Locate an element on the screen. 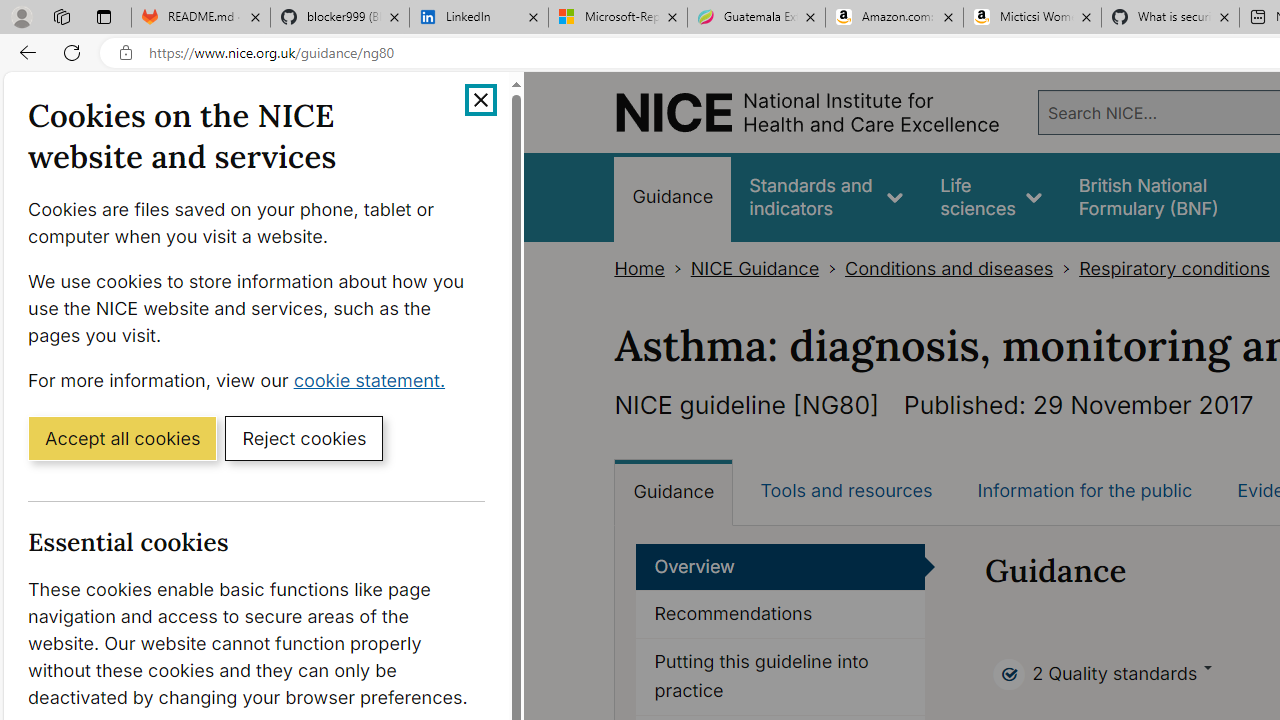 The image size is (1280, 720). 'Tools and resources' is located at coordinates (846, 491).